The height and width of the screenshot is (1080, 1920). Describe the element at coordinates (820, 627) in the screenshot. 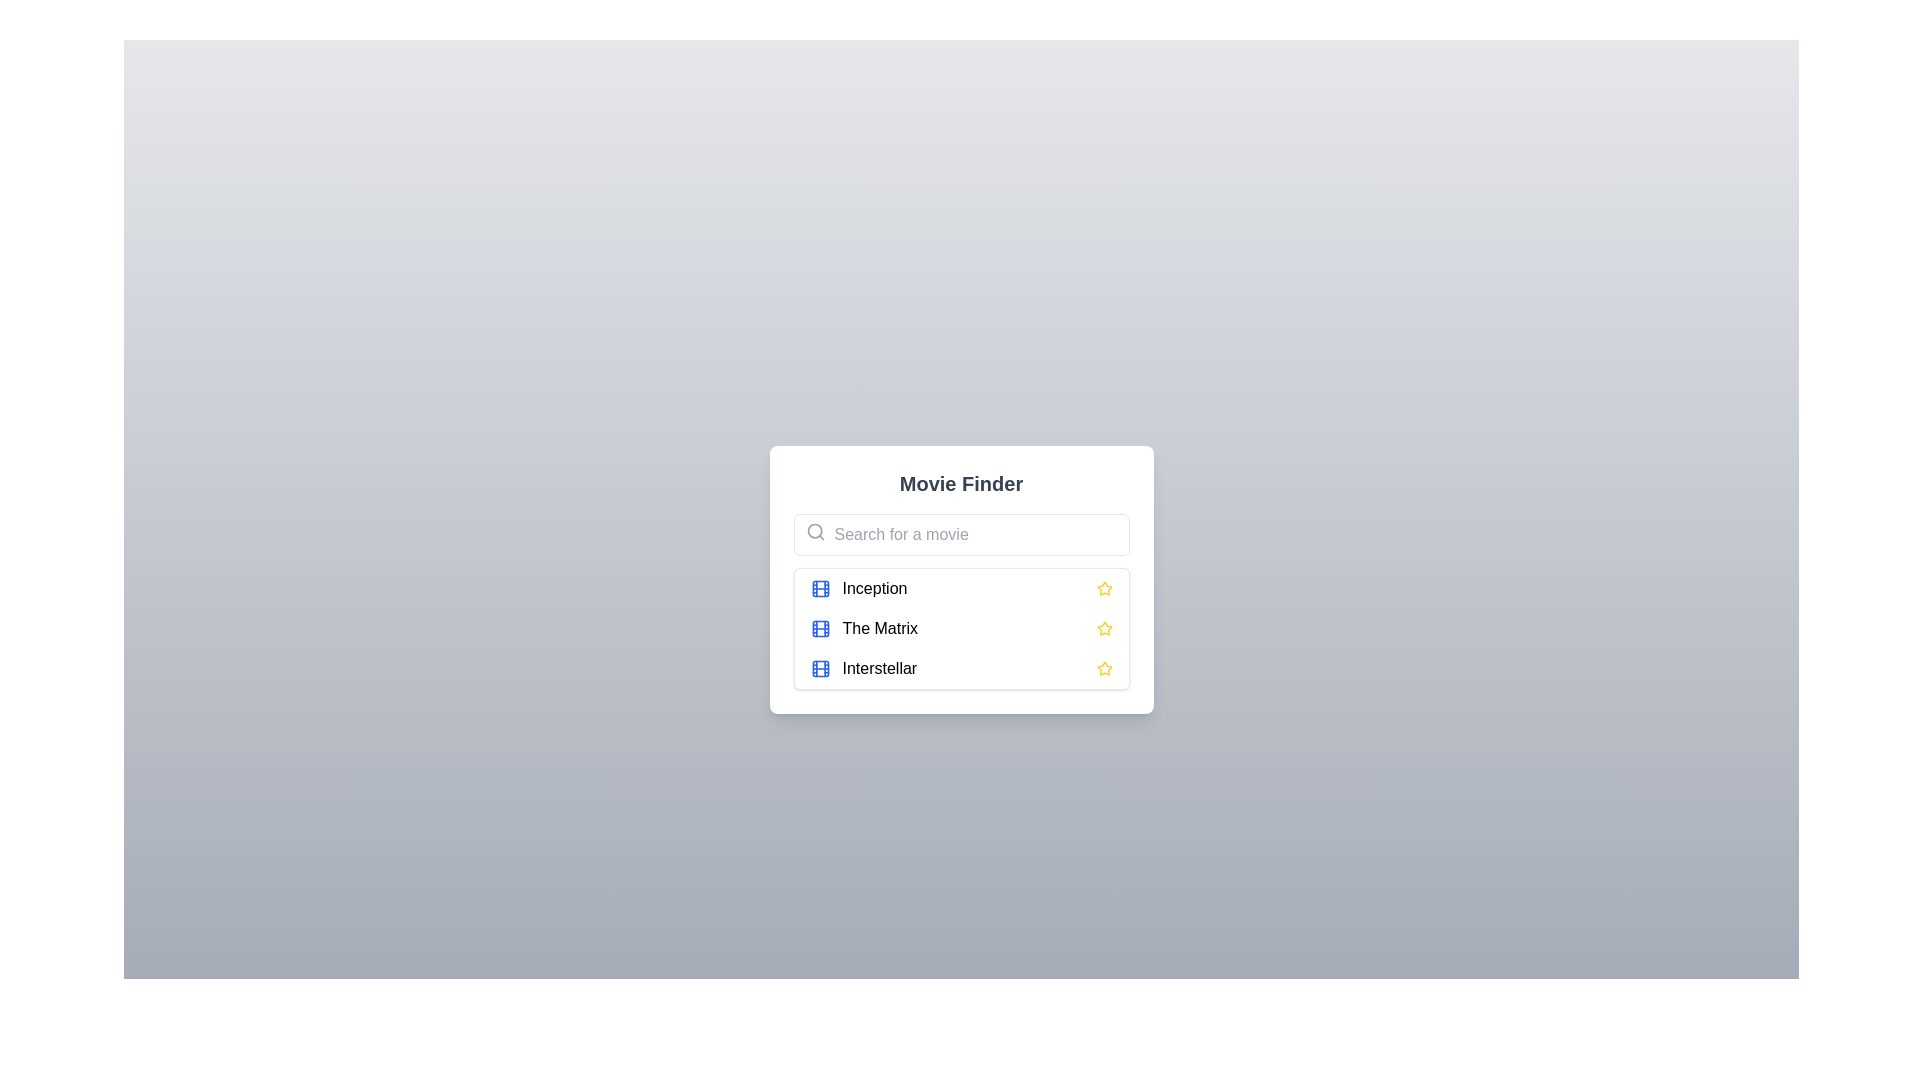

I see `the video icon located immediately to the left of the text label 'The Matrix' in the search results list` at that location.